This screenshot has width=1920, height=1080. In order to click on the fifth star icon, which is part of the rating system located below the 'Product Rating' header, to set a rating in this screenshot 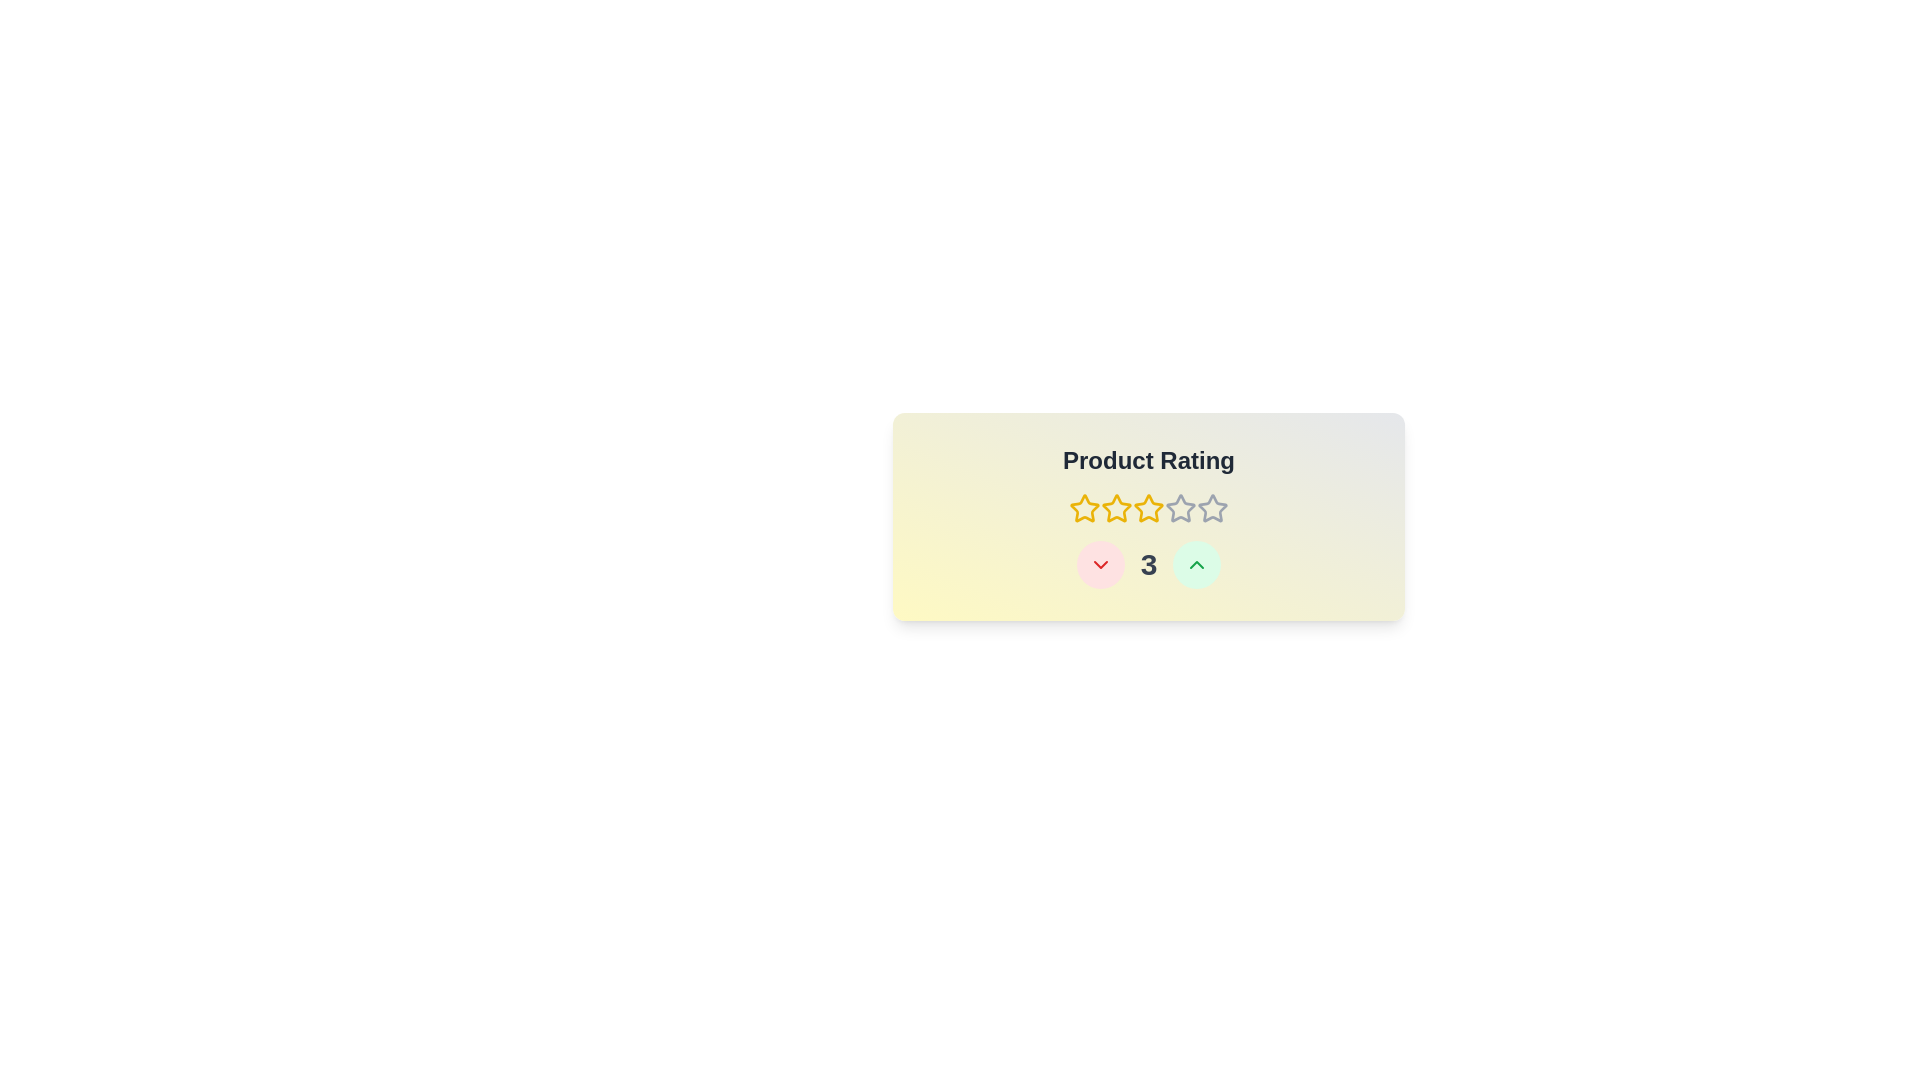, I will do `click(1212, 507)`.